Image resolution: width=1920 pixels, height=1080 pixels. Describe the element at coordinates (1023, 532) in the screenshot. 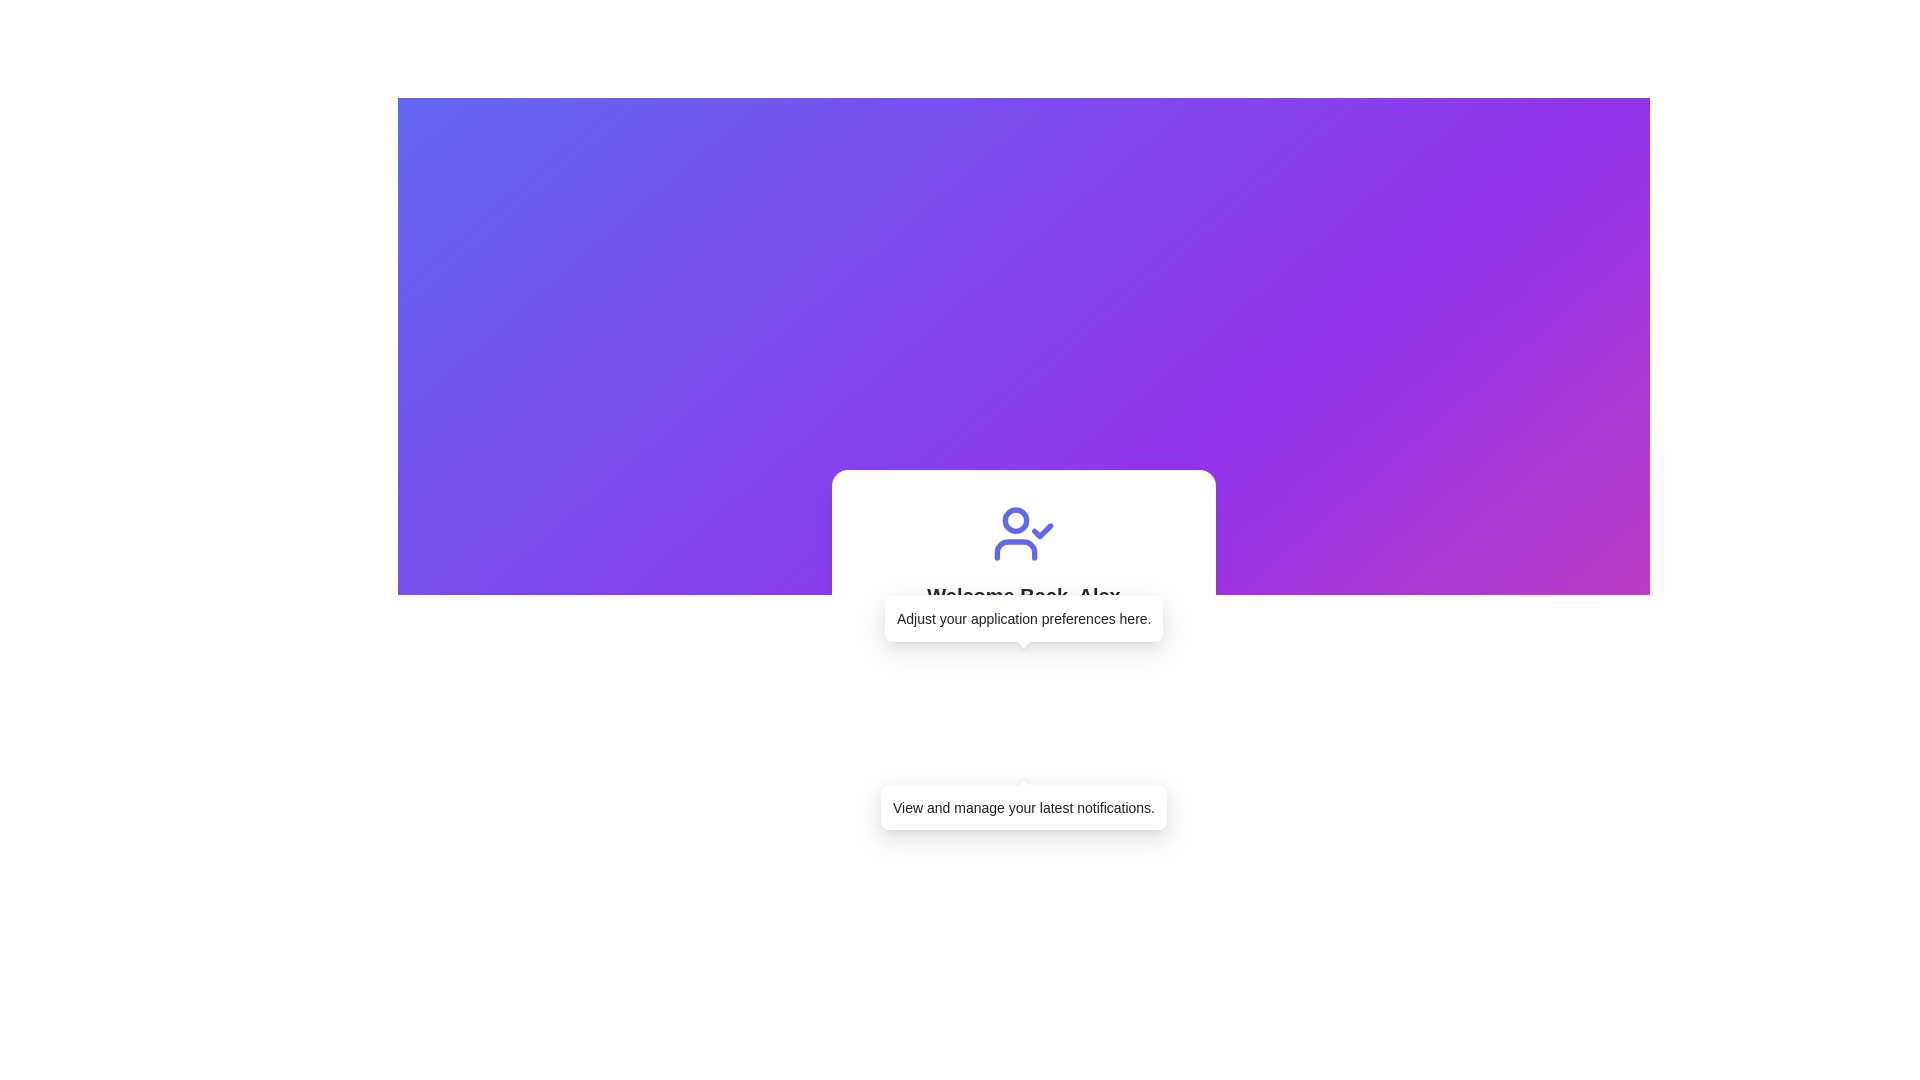

I see `the user profile icon located above the text 'Welcome Back, Alex' within the central white card on the gradient background` at that location.